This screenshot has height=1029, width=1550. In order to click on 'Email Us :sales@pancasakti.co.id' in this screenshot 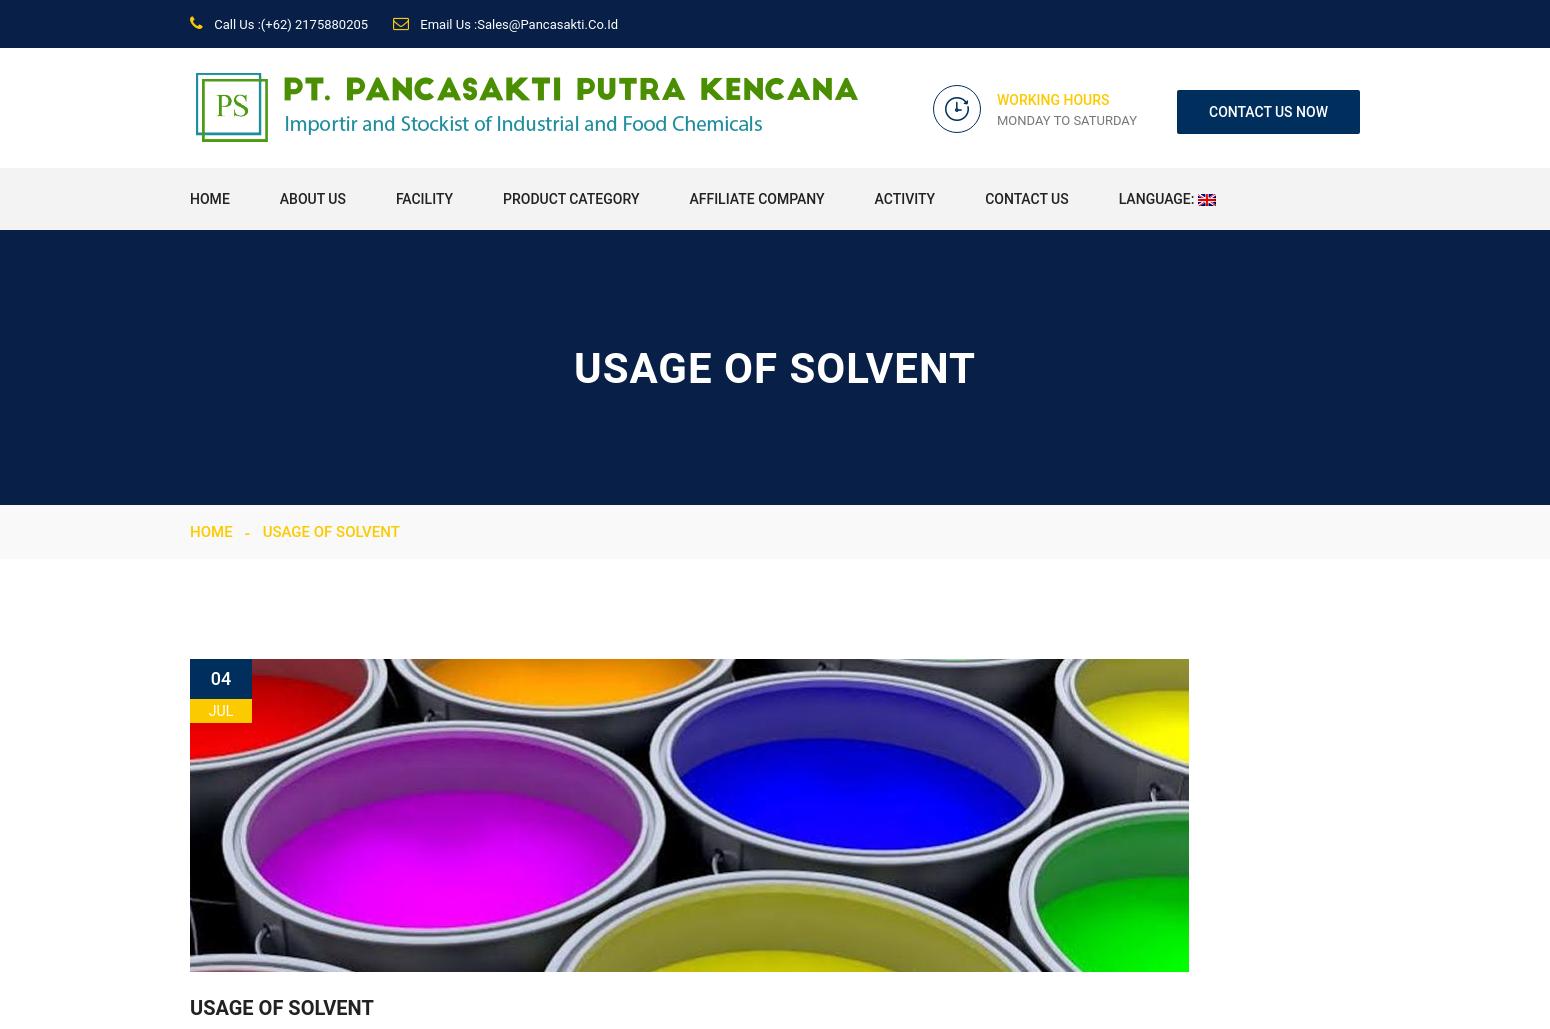, I will do `click(516, 24)`.